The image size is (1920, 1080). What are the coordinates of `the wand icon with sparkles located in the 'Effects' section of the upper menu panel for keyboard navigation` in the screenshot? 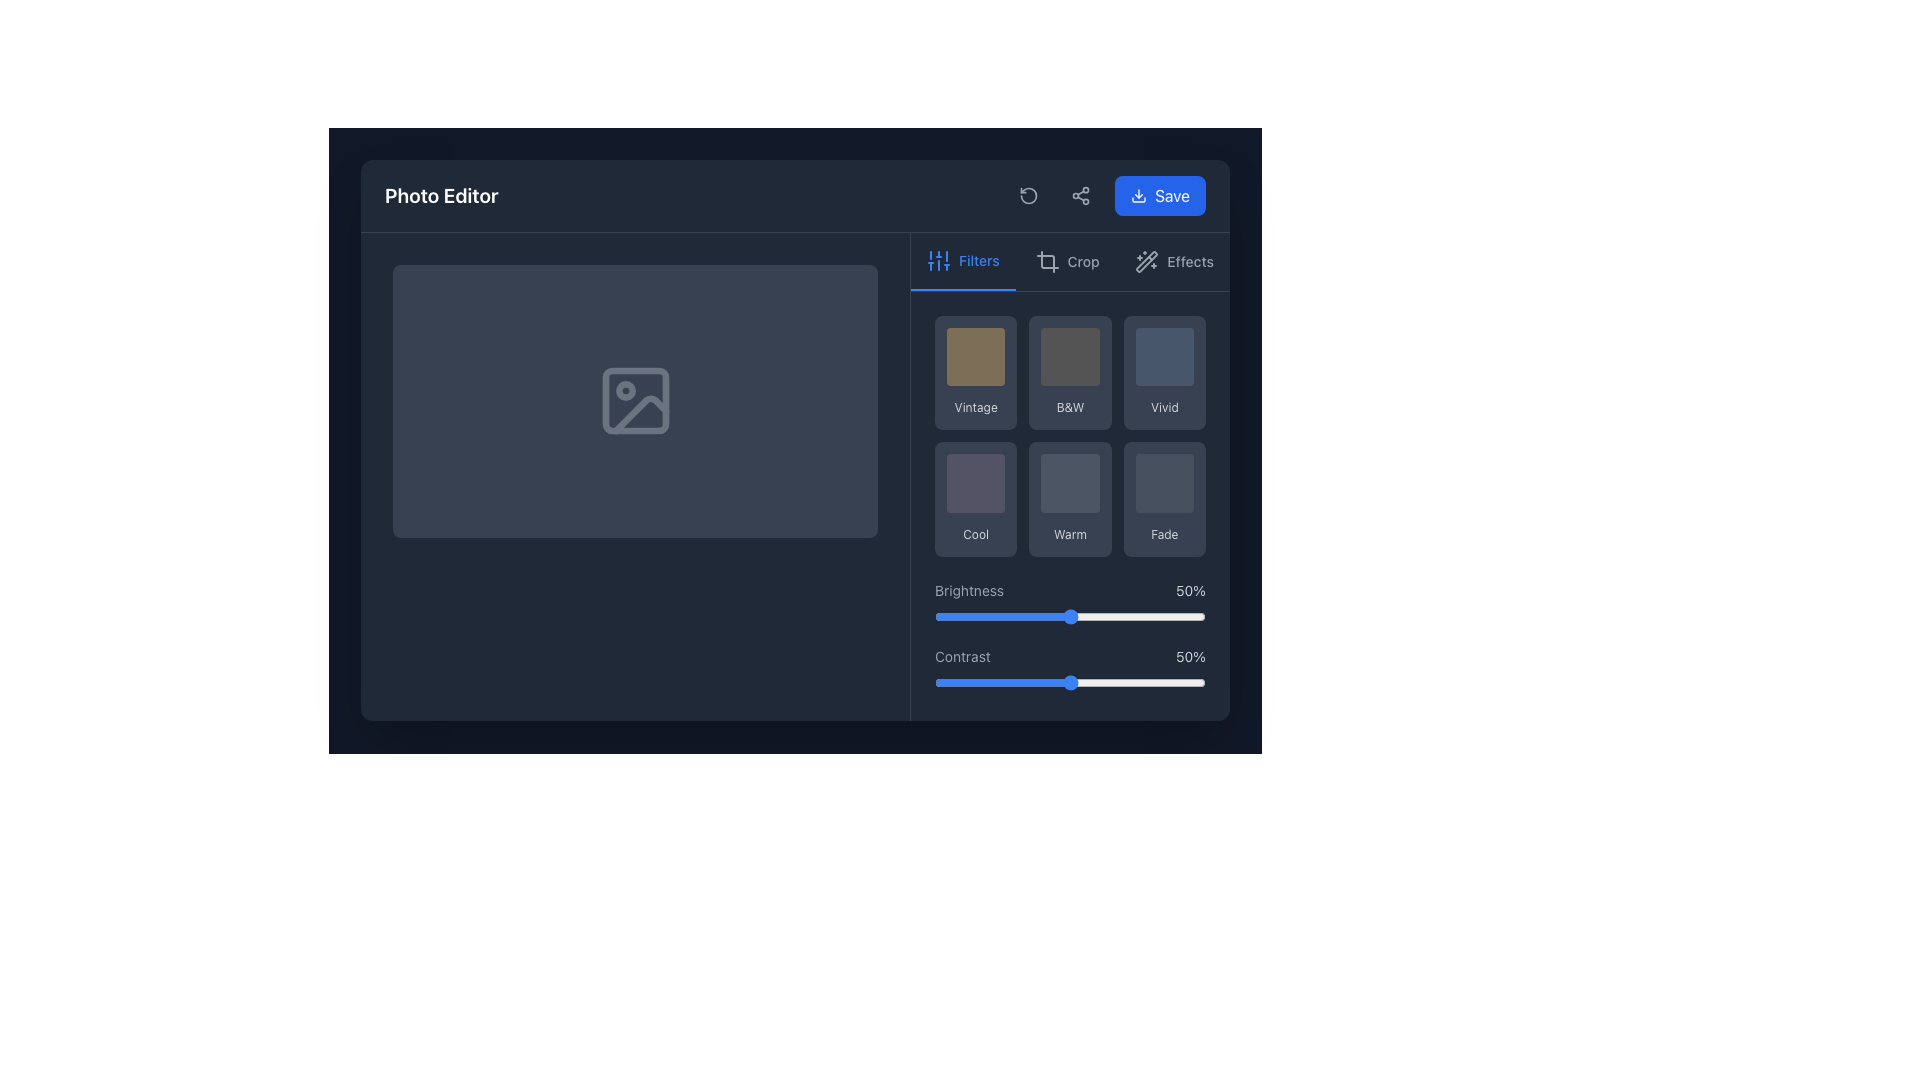 It's located at (1147, 261).